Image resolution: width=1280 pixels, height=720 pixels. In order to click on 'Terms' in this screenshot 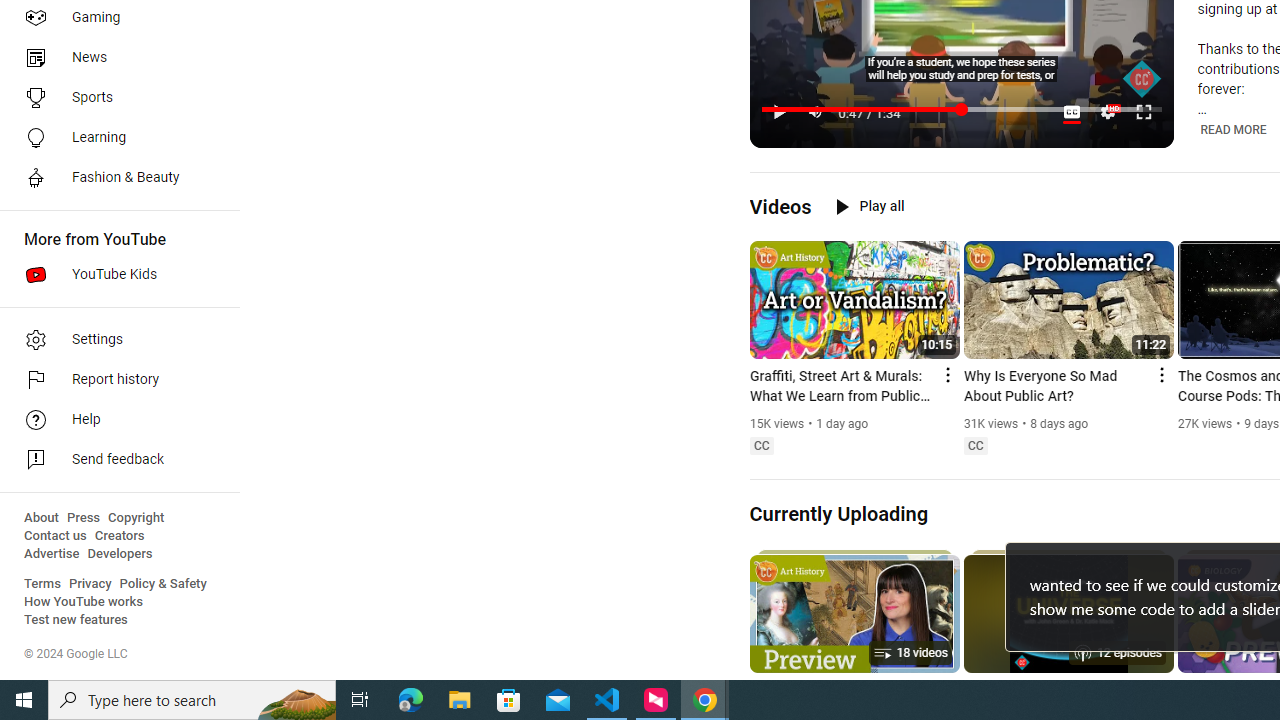, I will do `click(42, 584)`.